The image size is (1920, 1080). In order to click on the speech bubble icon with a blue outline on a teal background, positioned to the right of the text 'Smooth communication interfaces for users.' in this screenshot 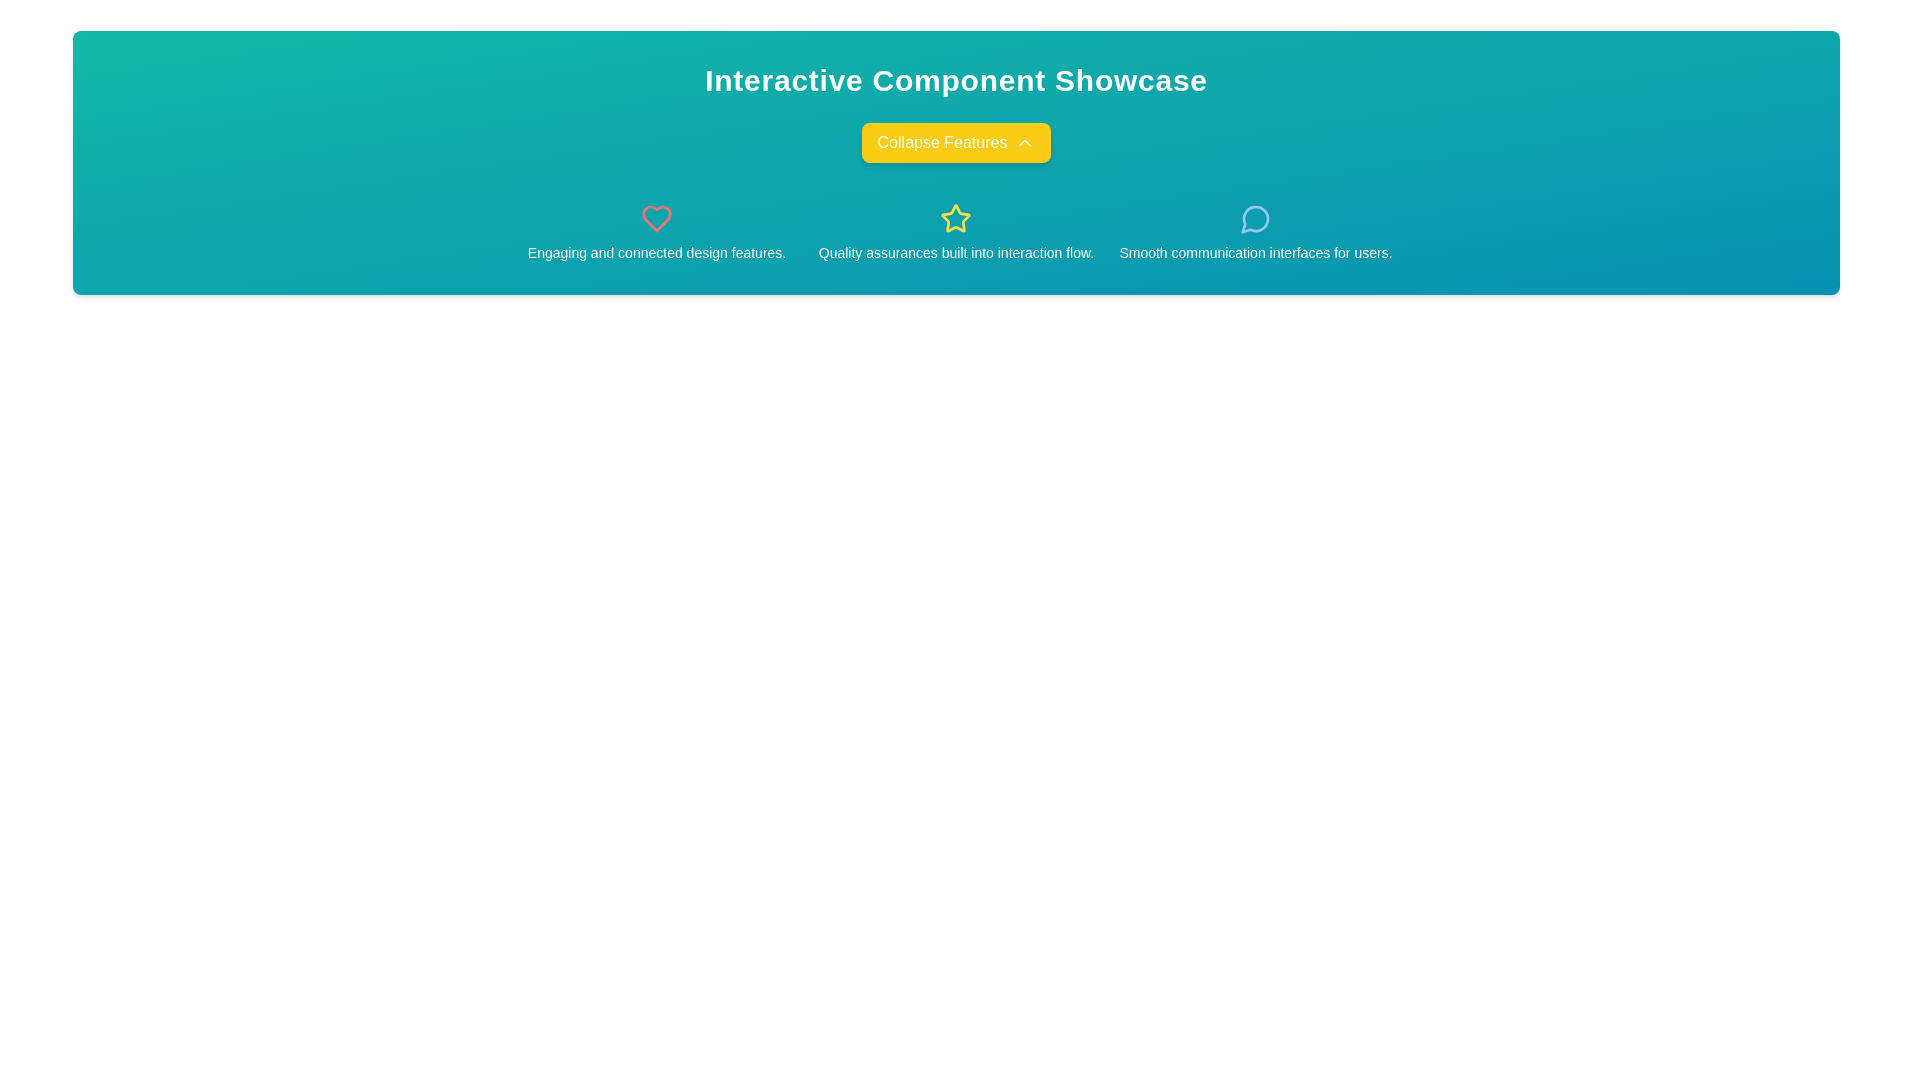, I will do `click(1255, 219)`.